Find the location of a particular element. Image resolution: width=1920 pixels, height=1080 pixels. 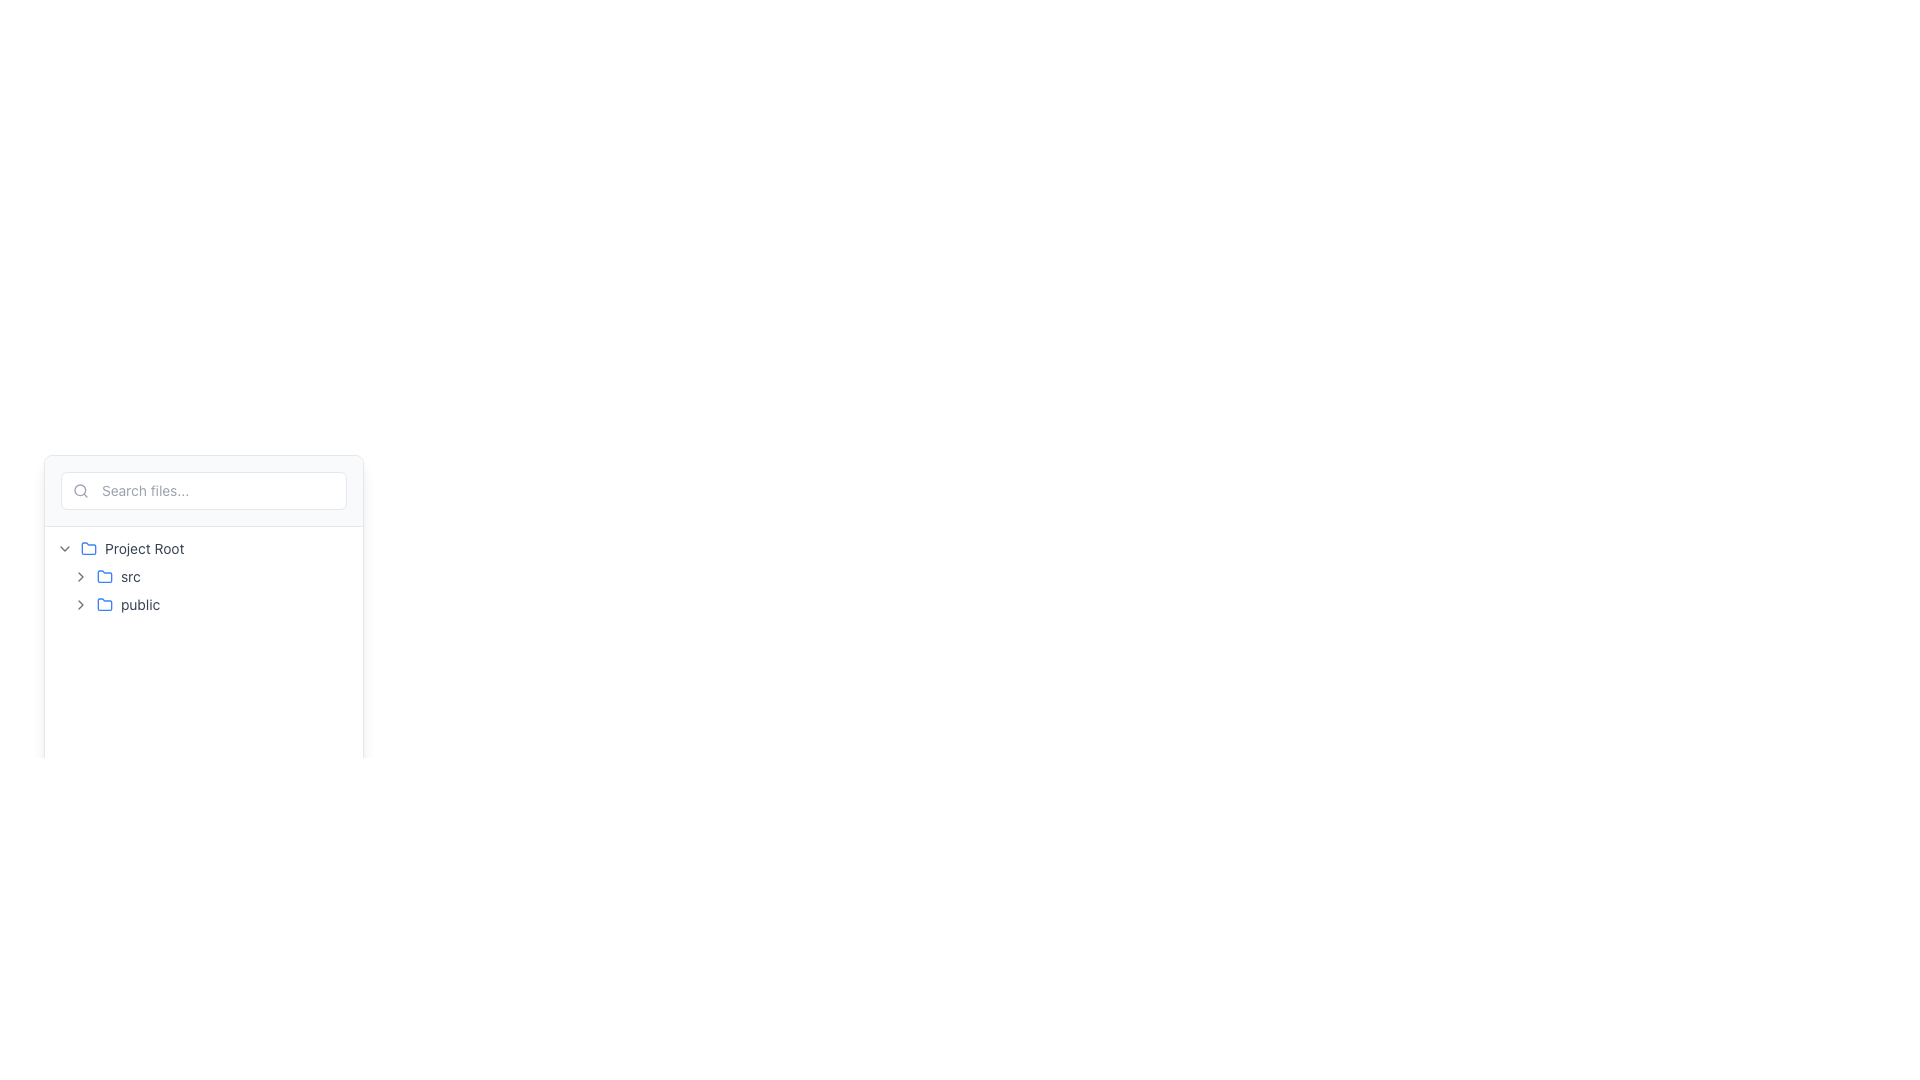

the 'src' folder is located at coordinates (203, 577).